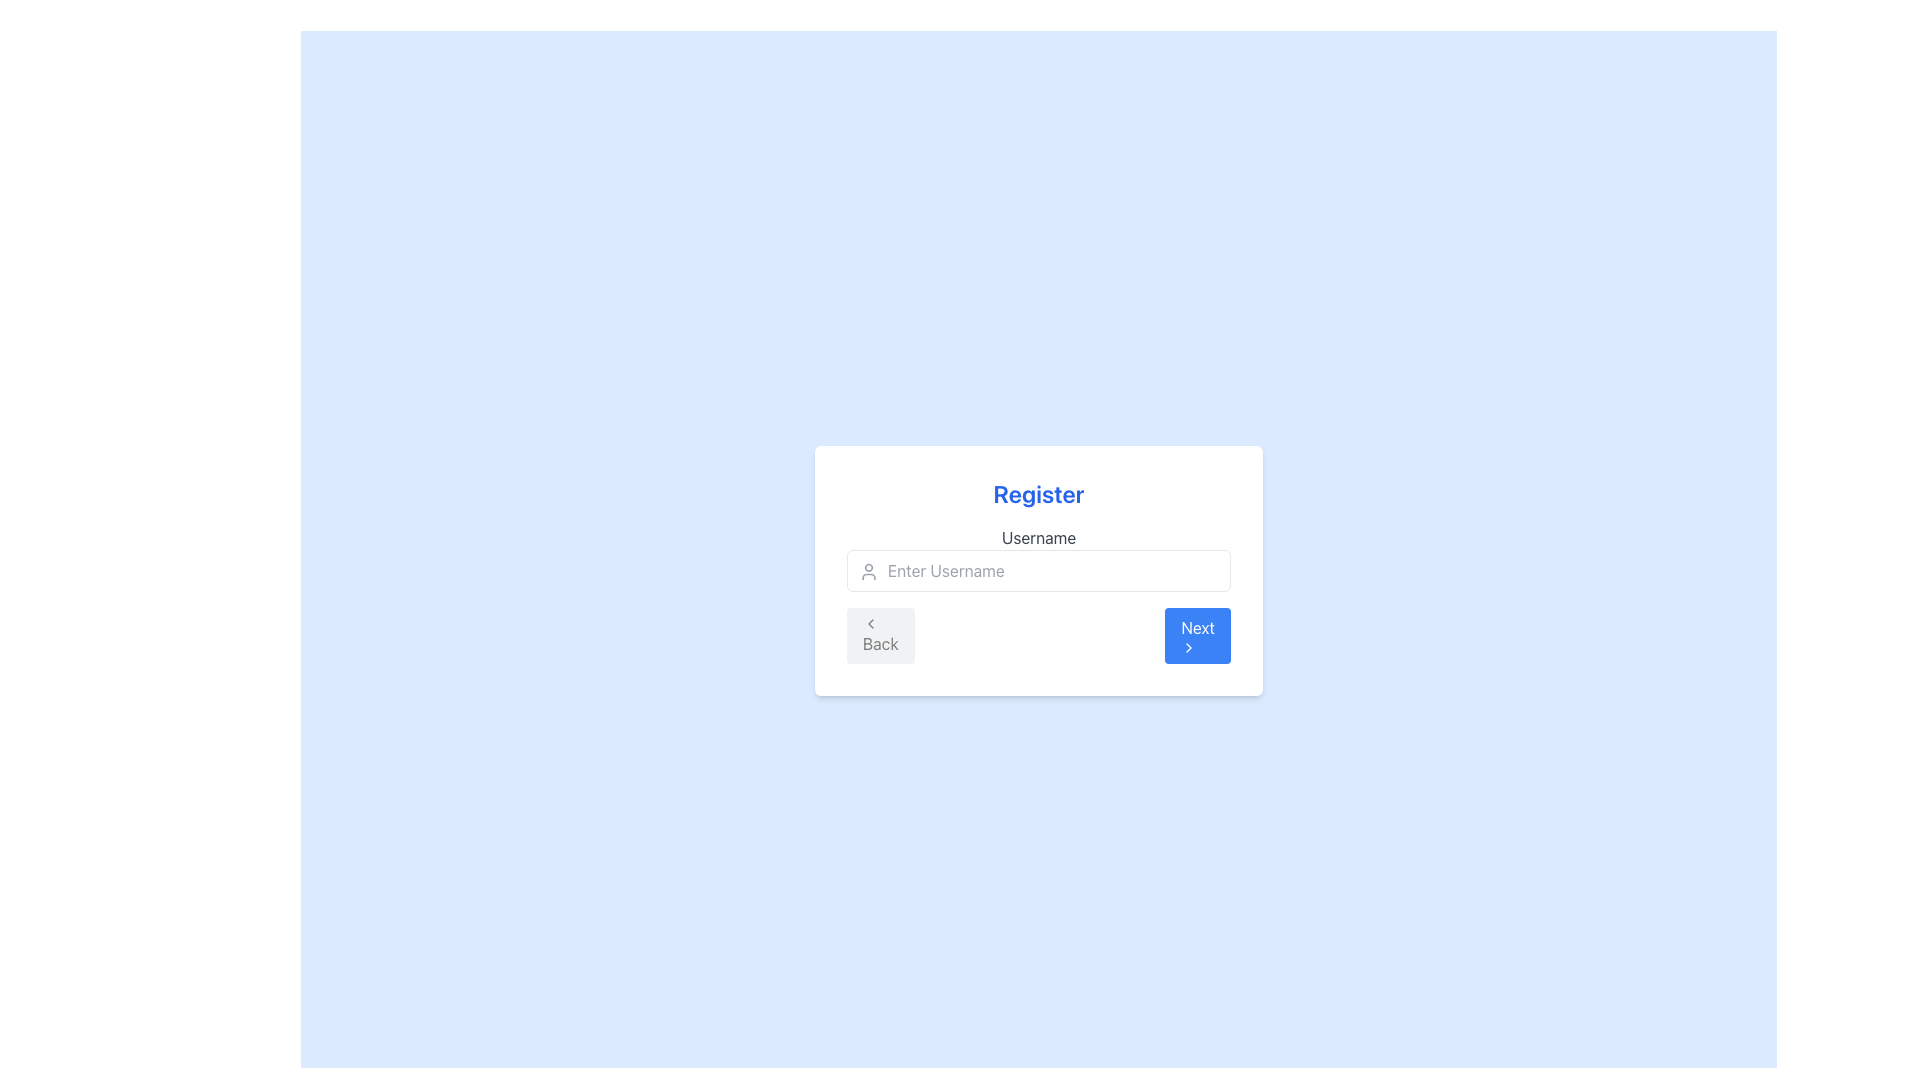  I want to click on the Decorative Icon, which is a user icon resembling a circular head and rounded rectangle body, located inside the username input field labeled 'Enter Username', so click(868, 571).